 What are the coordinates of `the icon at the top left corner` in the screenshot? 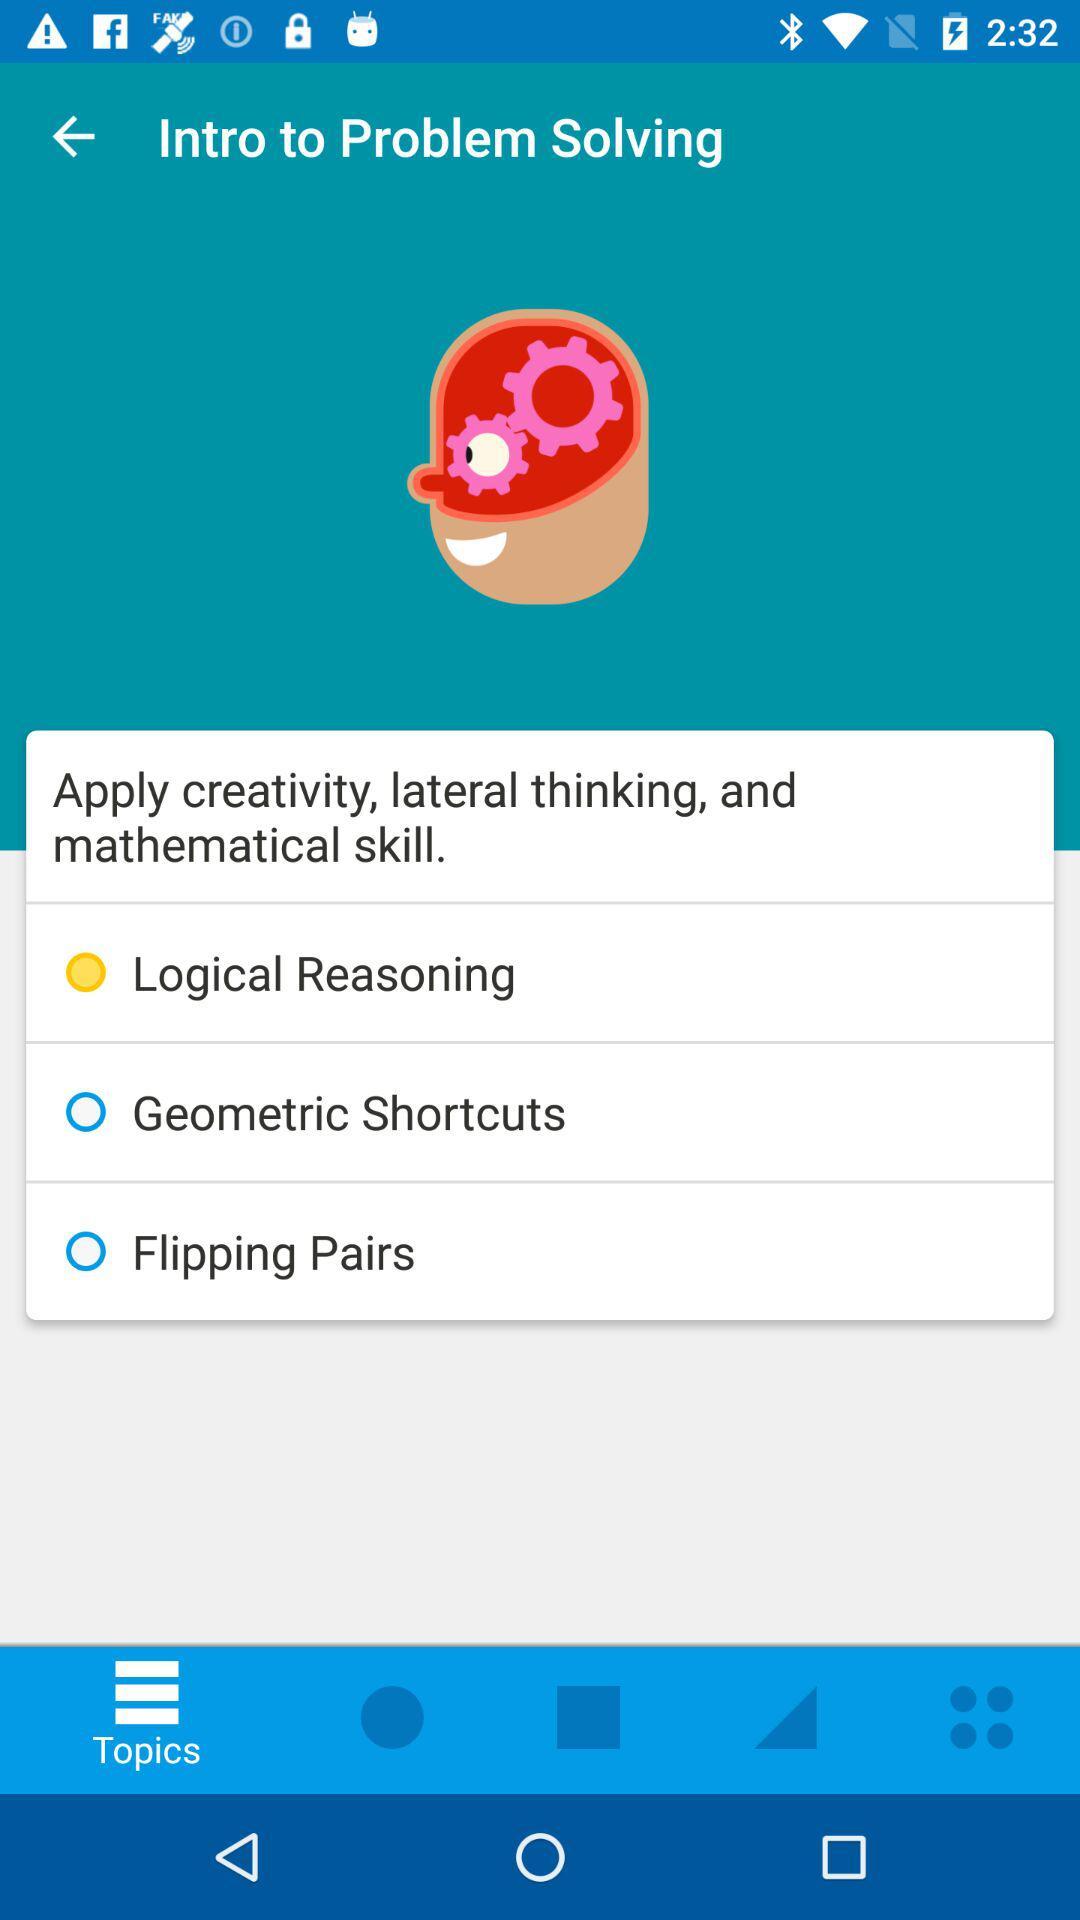 It's located at (72, 135).